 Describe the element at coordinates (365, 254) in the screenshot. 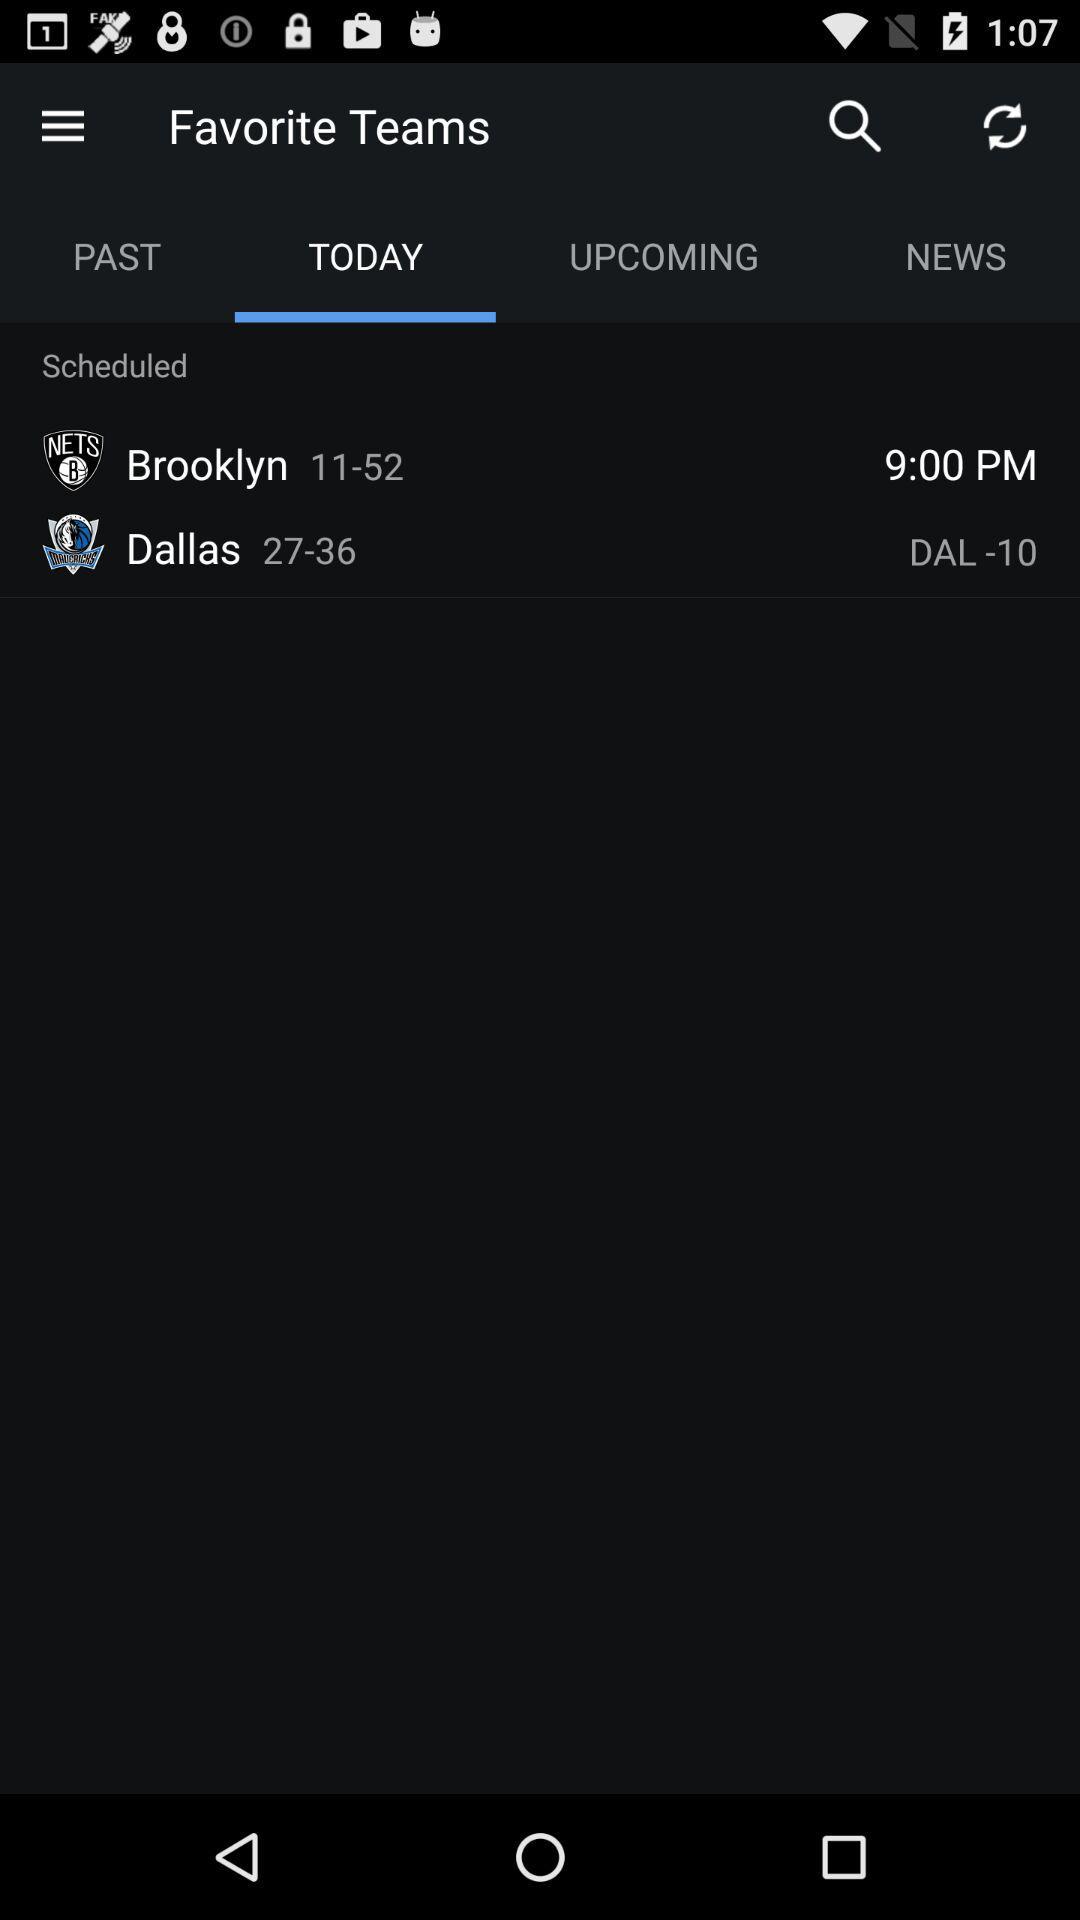

I see `app below the favorite teams app` at that location.